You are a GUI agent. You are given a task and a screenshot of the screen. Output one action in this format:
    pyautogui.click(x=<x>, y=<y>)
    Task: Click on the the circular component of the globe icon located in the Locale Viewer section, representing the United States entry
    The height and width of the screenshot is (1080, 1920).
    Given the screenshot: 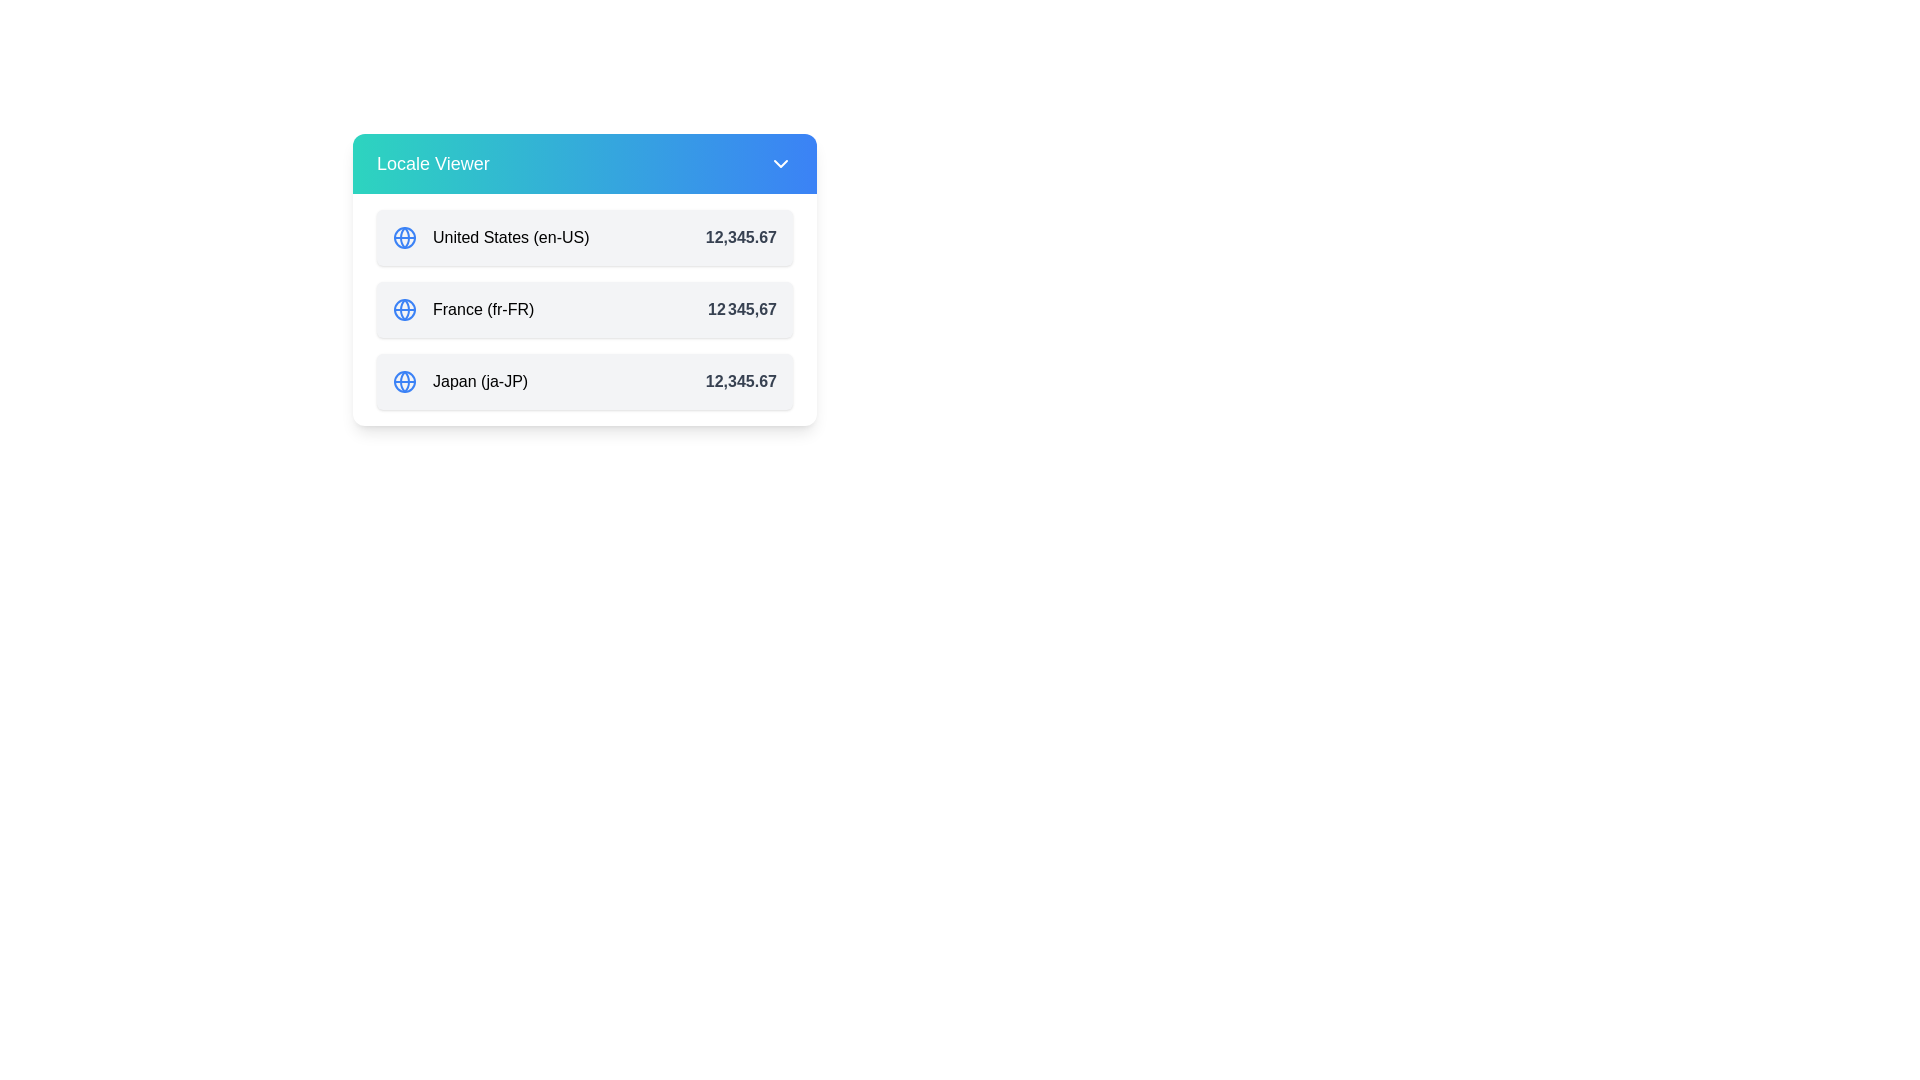 What is the action you would take?
    pyautogui.click(x=403, y=237)
    